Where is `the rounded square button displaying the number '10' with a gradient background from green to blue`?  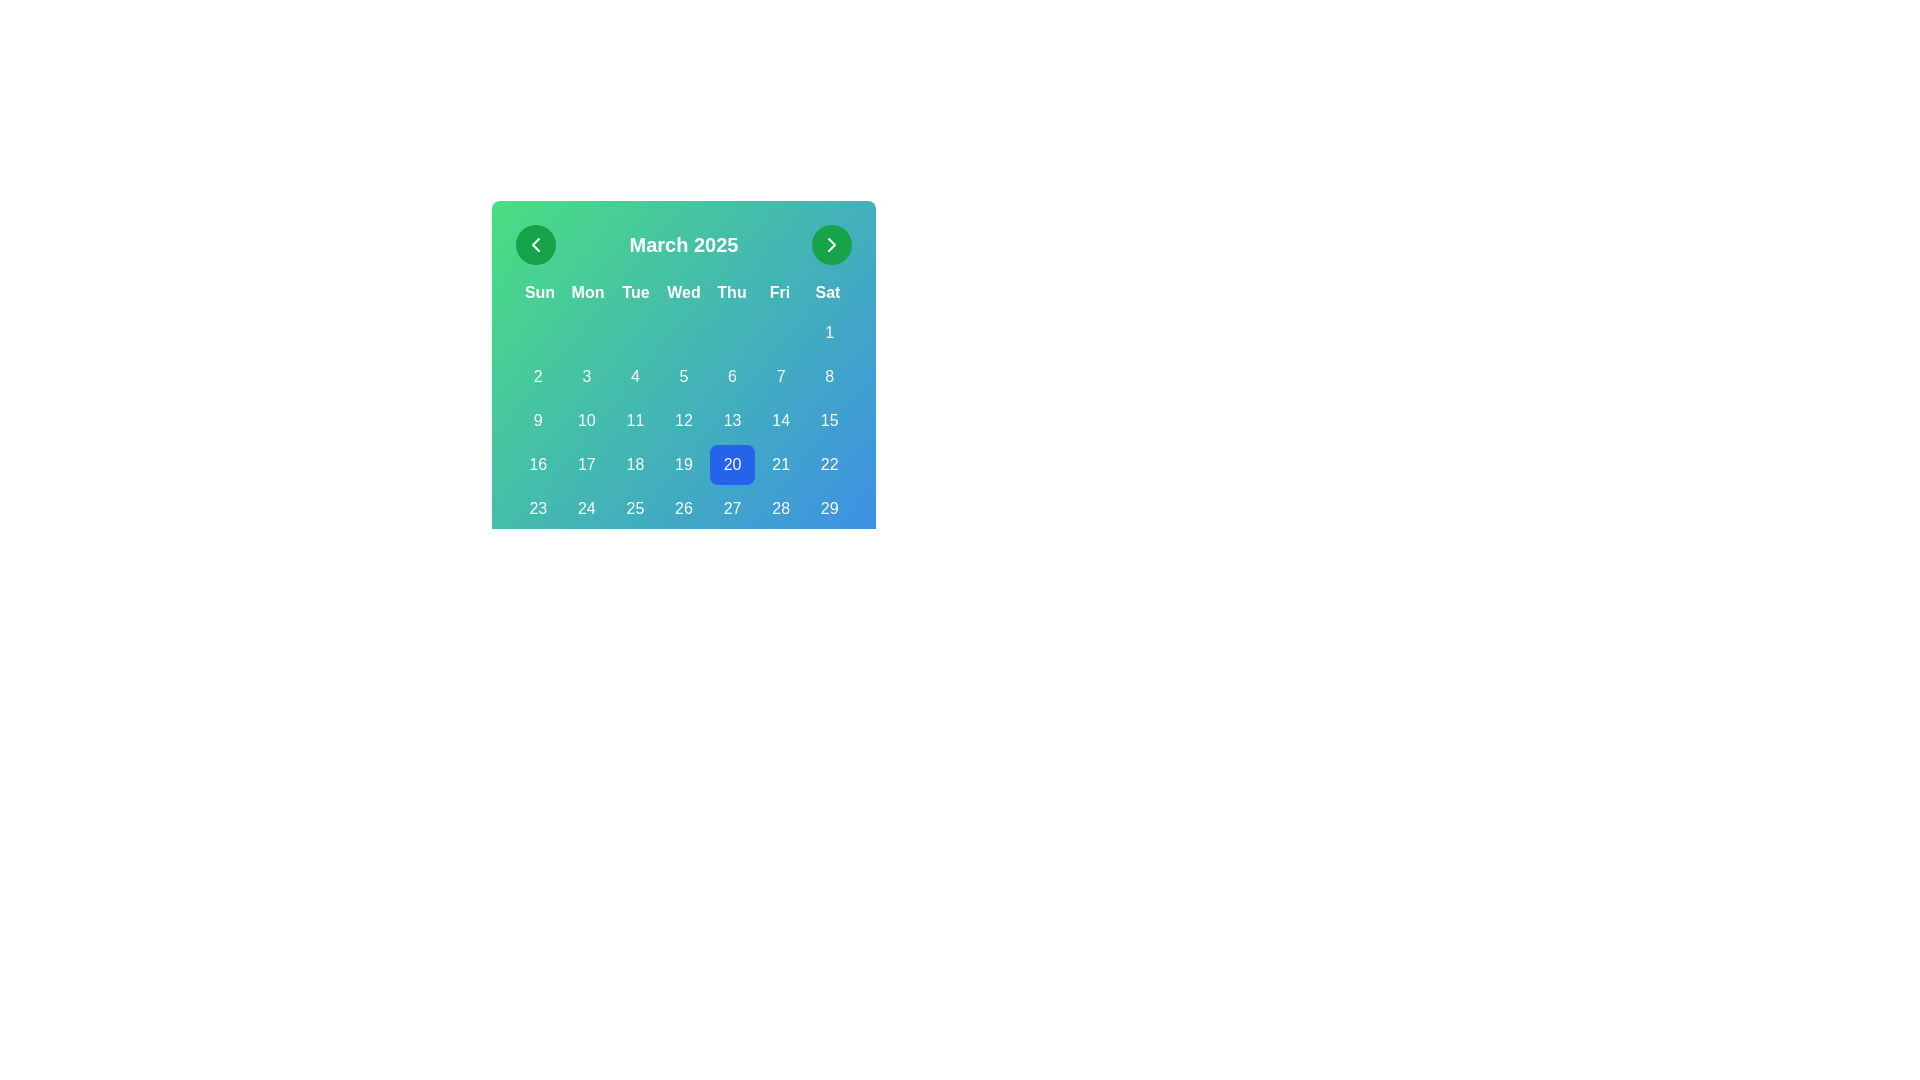 the rounded square button displaying the number '10' with a gradient background from green to blue is located at coordinates (585, 419).